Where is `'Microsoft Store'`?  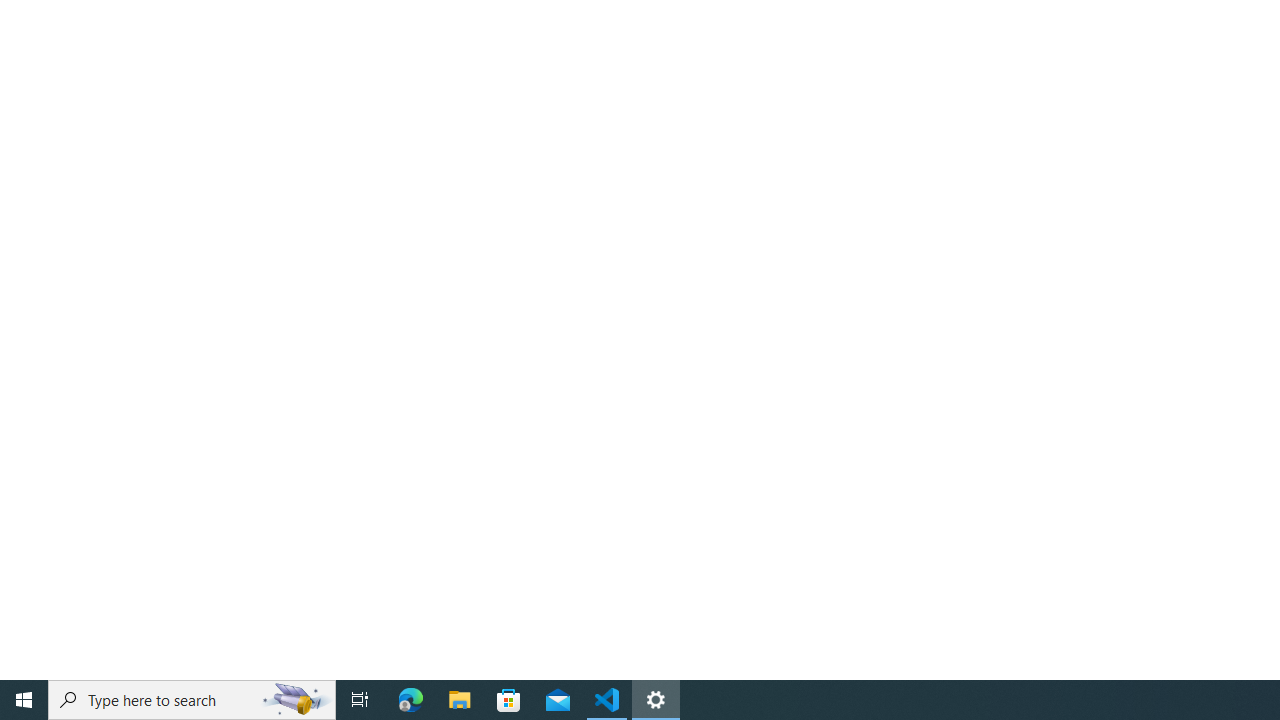 'Microsoft Store' is located at coordinates (509, 698).